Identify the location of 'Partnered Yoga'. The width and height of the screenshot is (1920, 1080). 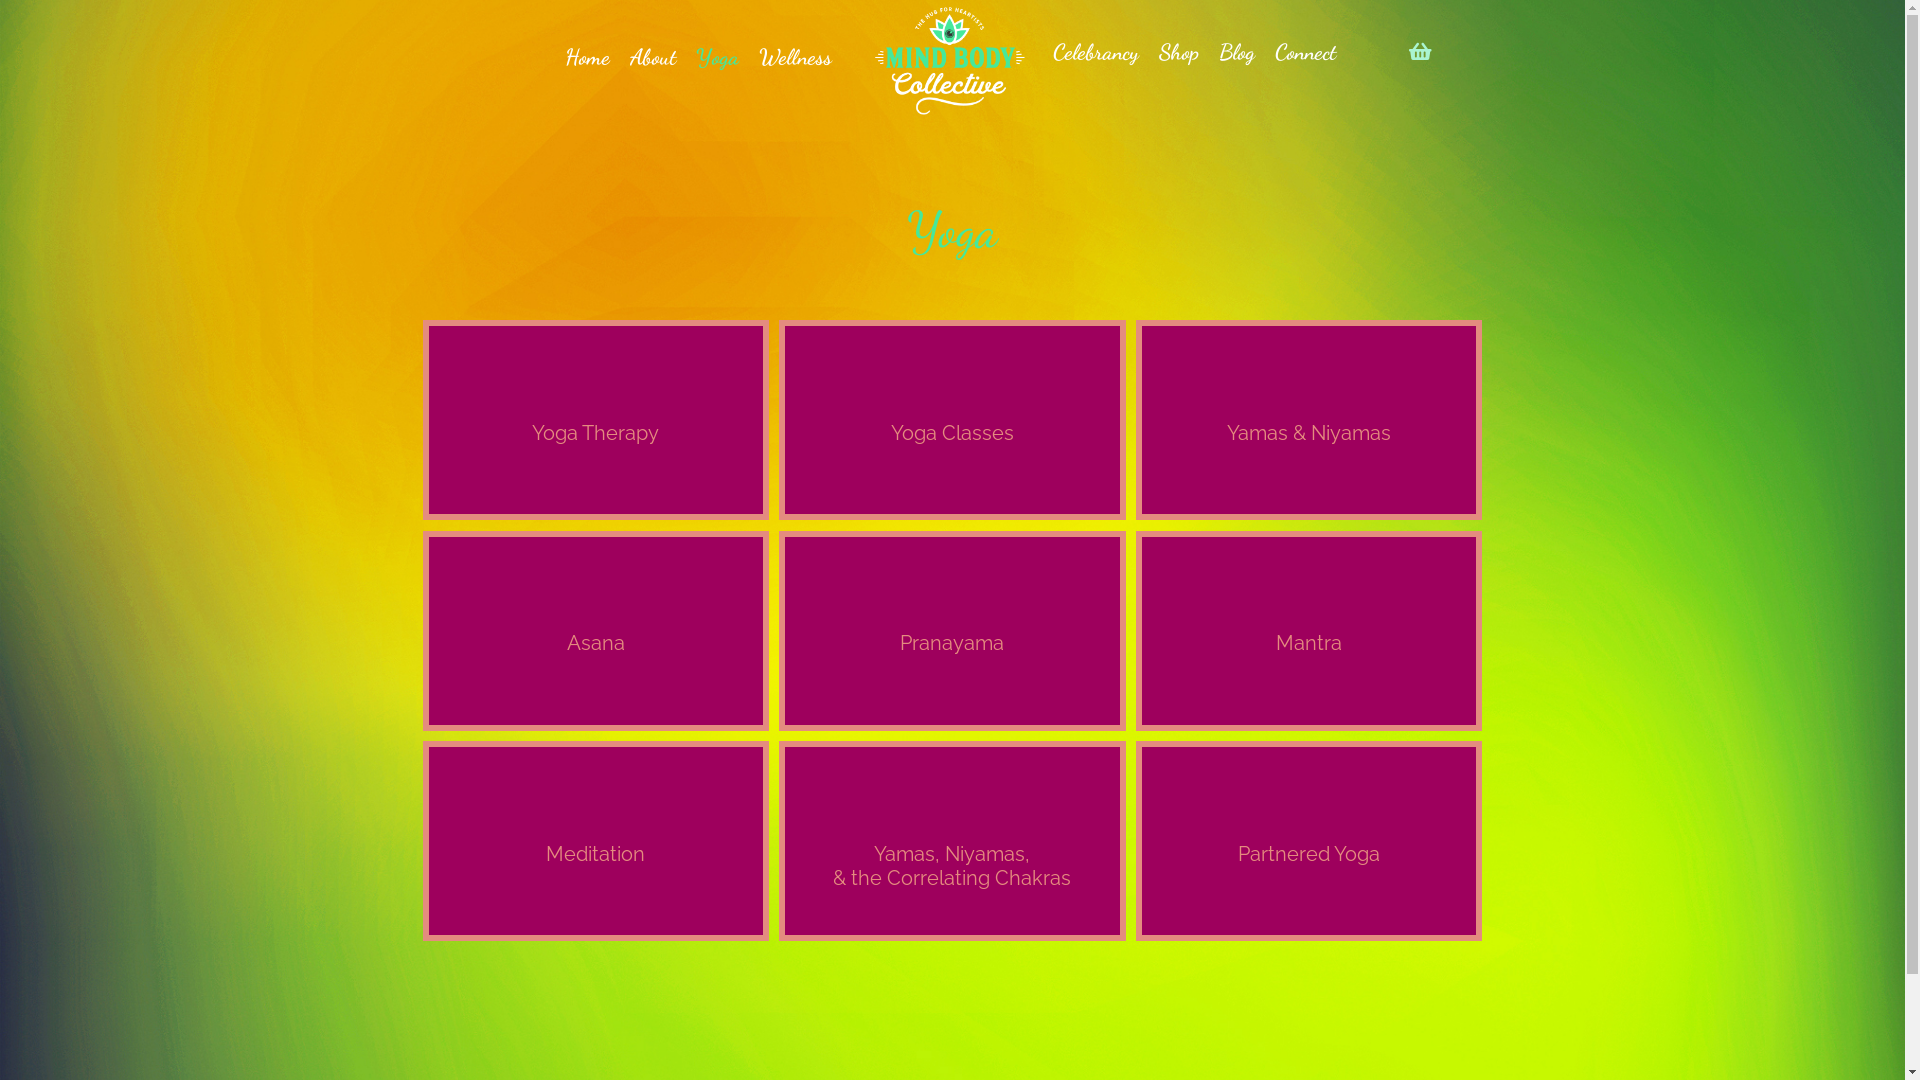
(1309, 840).